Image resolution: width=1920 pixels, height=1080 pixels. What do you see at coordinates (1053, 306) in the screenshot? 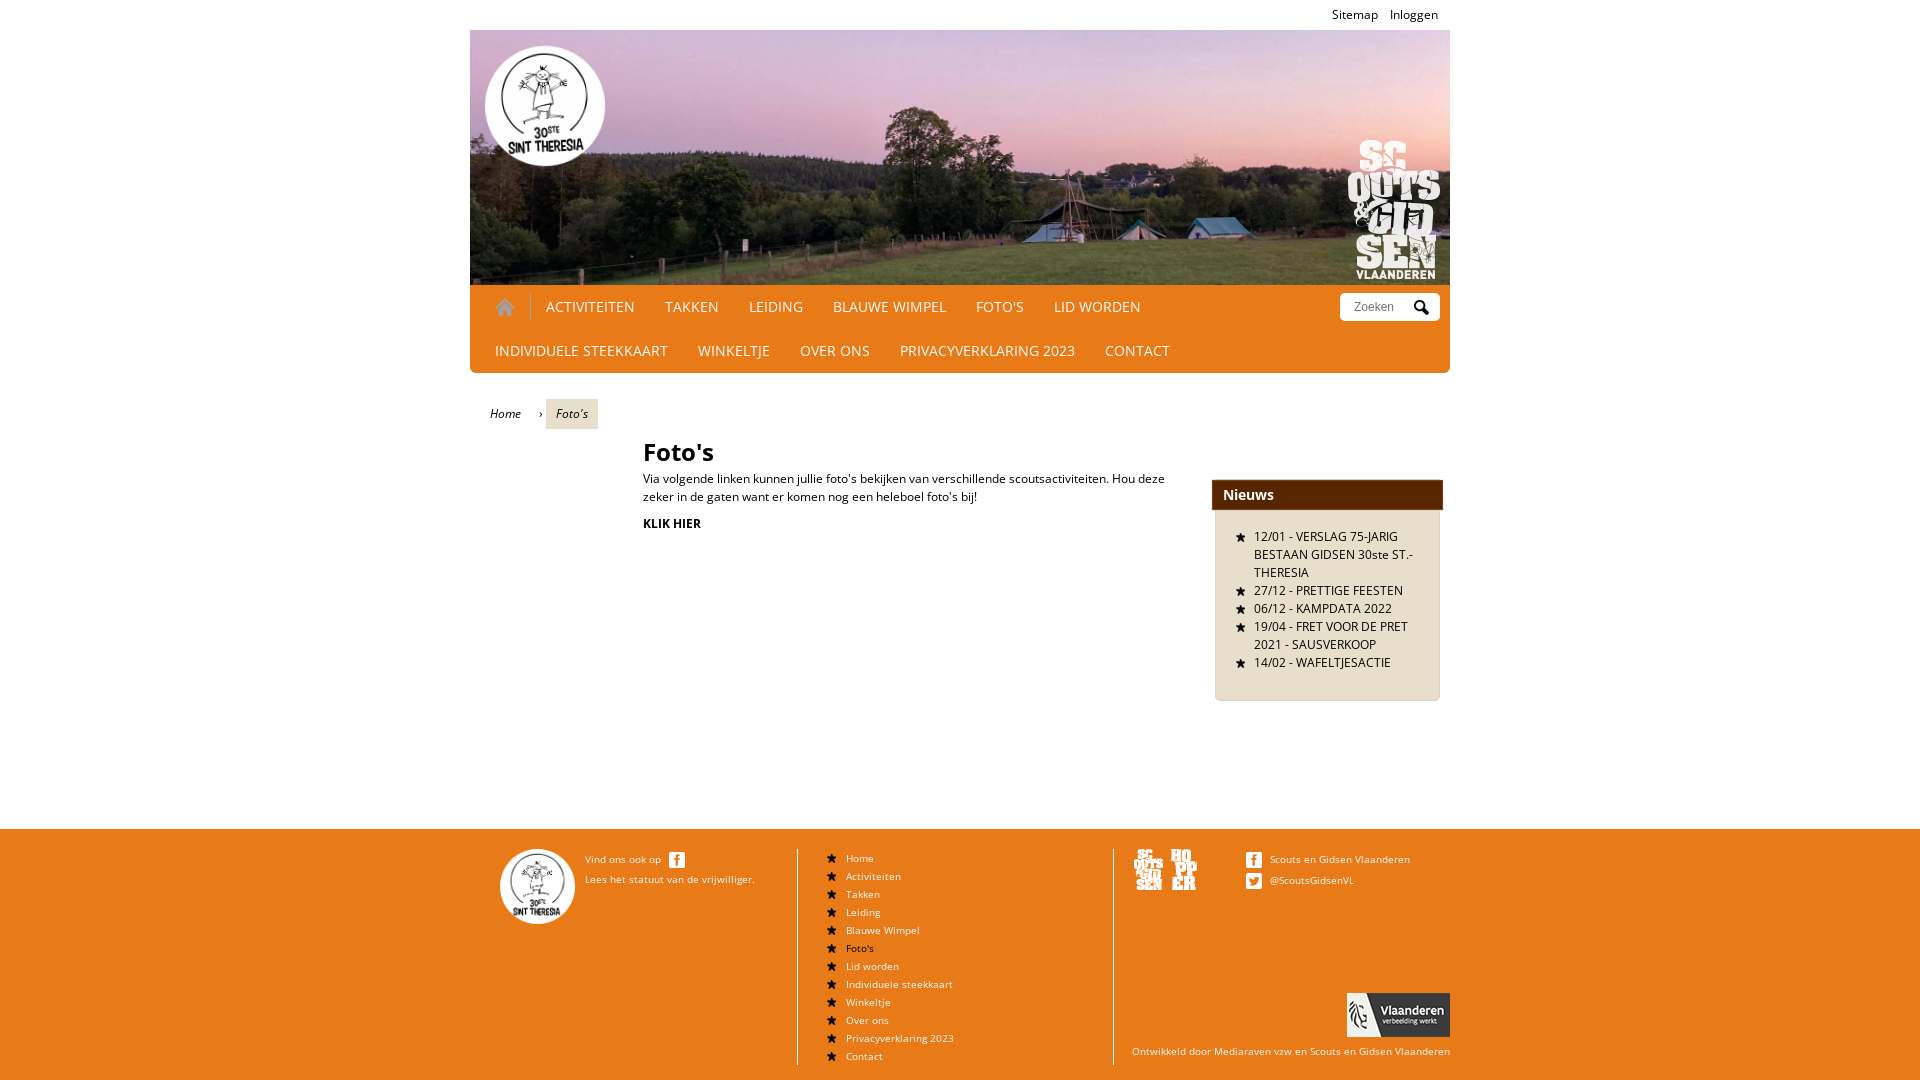
I see `'LID WORDEN'` at bounding box center [1053, 306].